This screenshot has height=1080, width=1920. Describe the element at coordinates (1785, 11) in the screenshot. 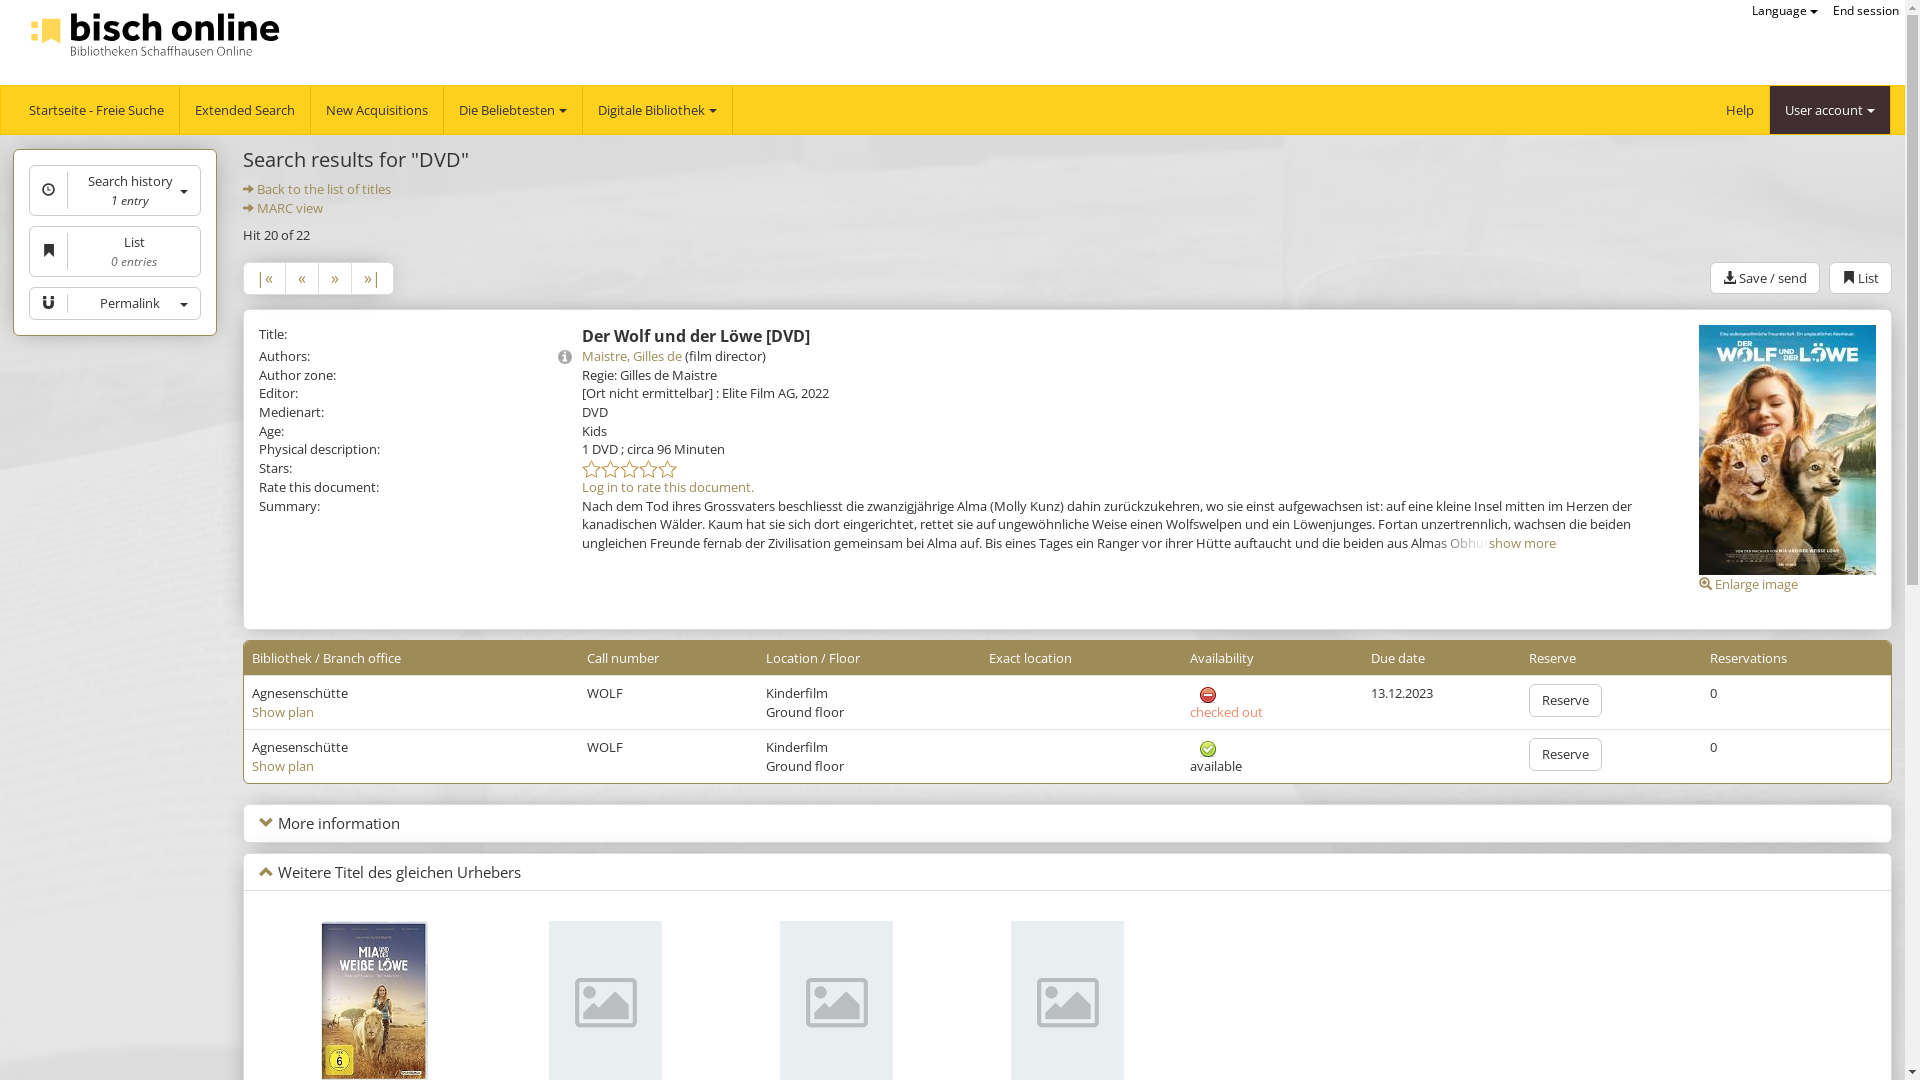

I see `'Language'` at that location.